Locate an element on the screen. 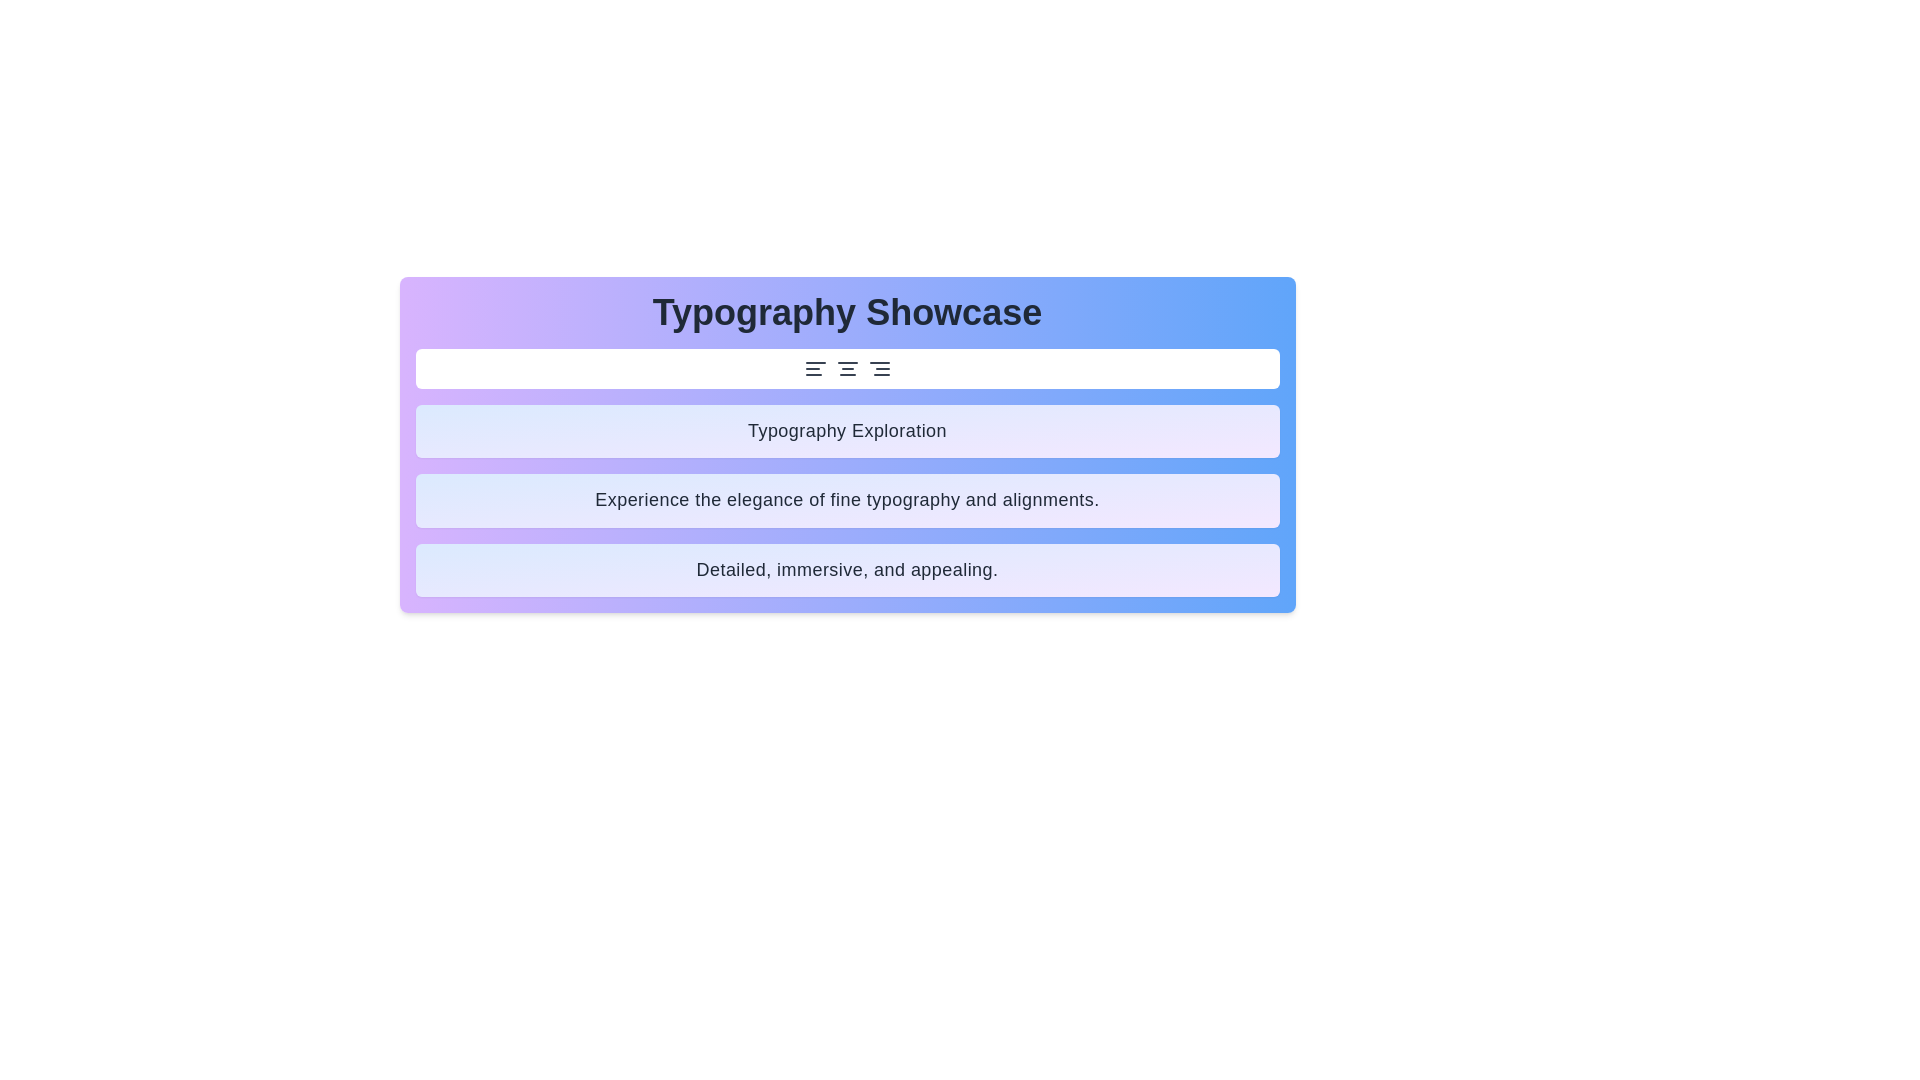 The width and height of the screenshot is (1920, 1080). the centered alignment icon, which is represented by three horizontal lines of varying lengths arranged vertically and displayed in dark gray, located between the left and right alignment icons is located at coordinates (847, 369).